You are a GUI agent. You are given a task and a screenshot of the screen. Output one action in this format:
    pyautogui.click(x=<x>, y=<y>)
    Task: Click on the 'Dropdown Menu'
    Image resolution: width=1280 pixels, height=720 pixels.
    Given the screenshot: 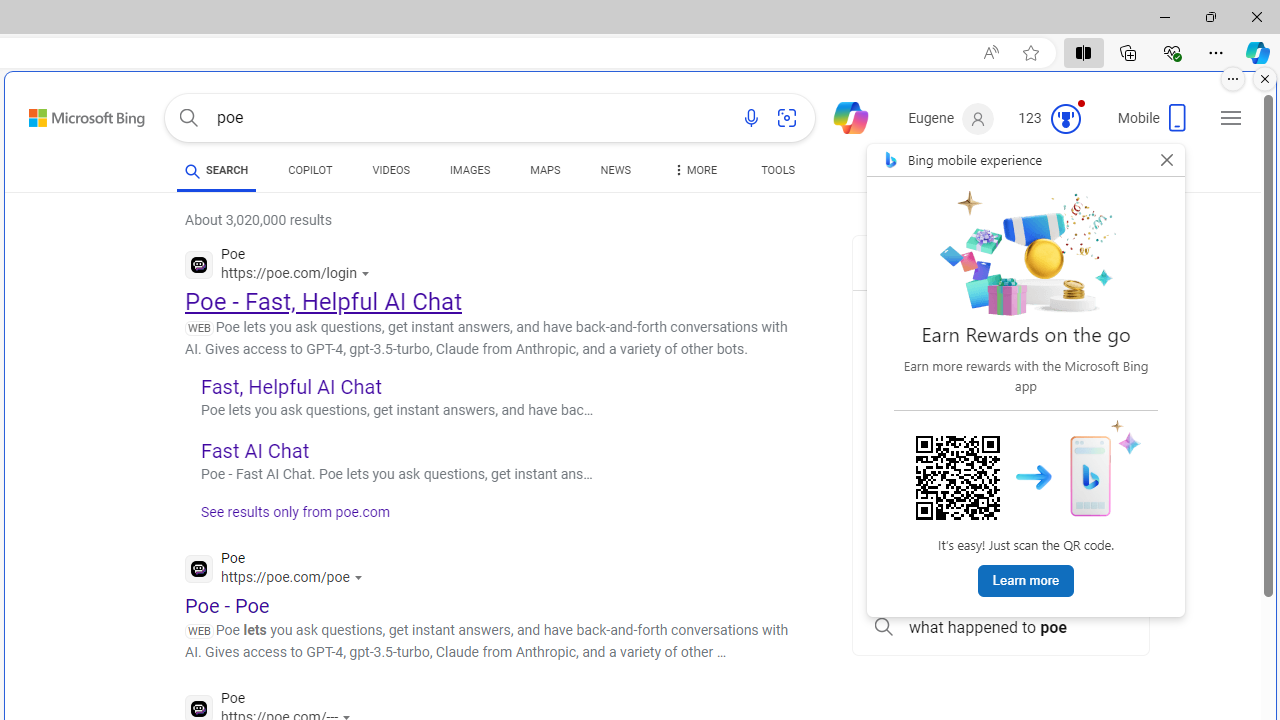 What is the action you would take?
    pyautogui.click(x=693, y=170)
    